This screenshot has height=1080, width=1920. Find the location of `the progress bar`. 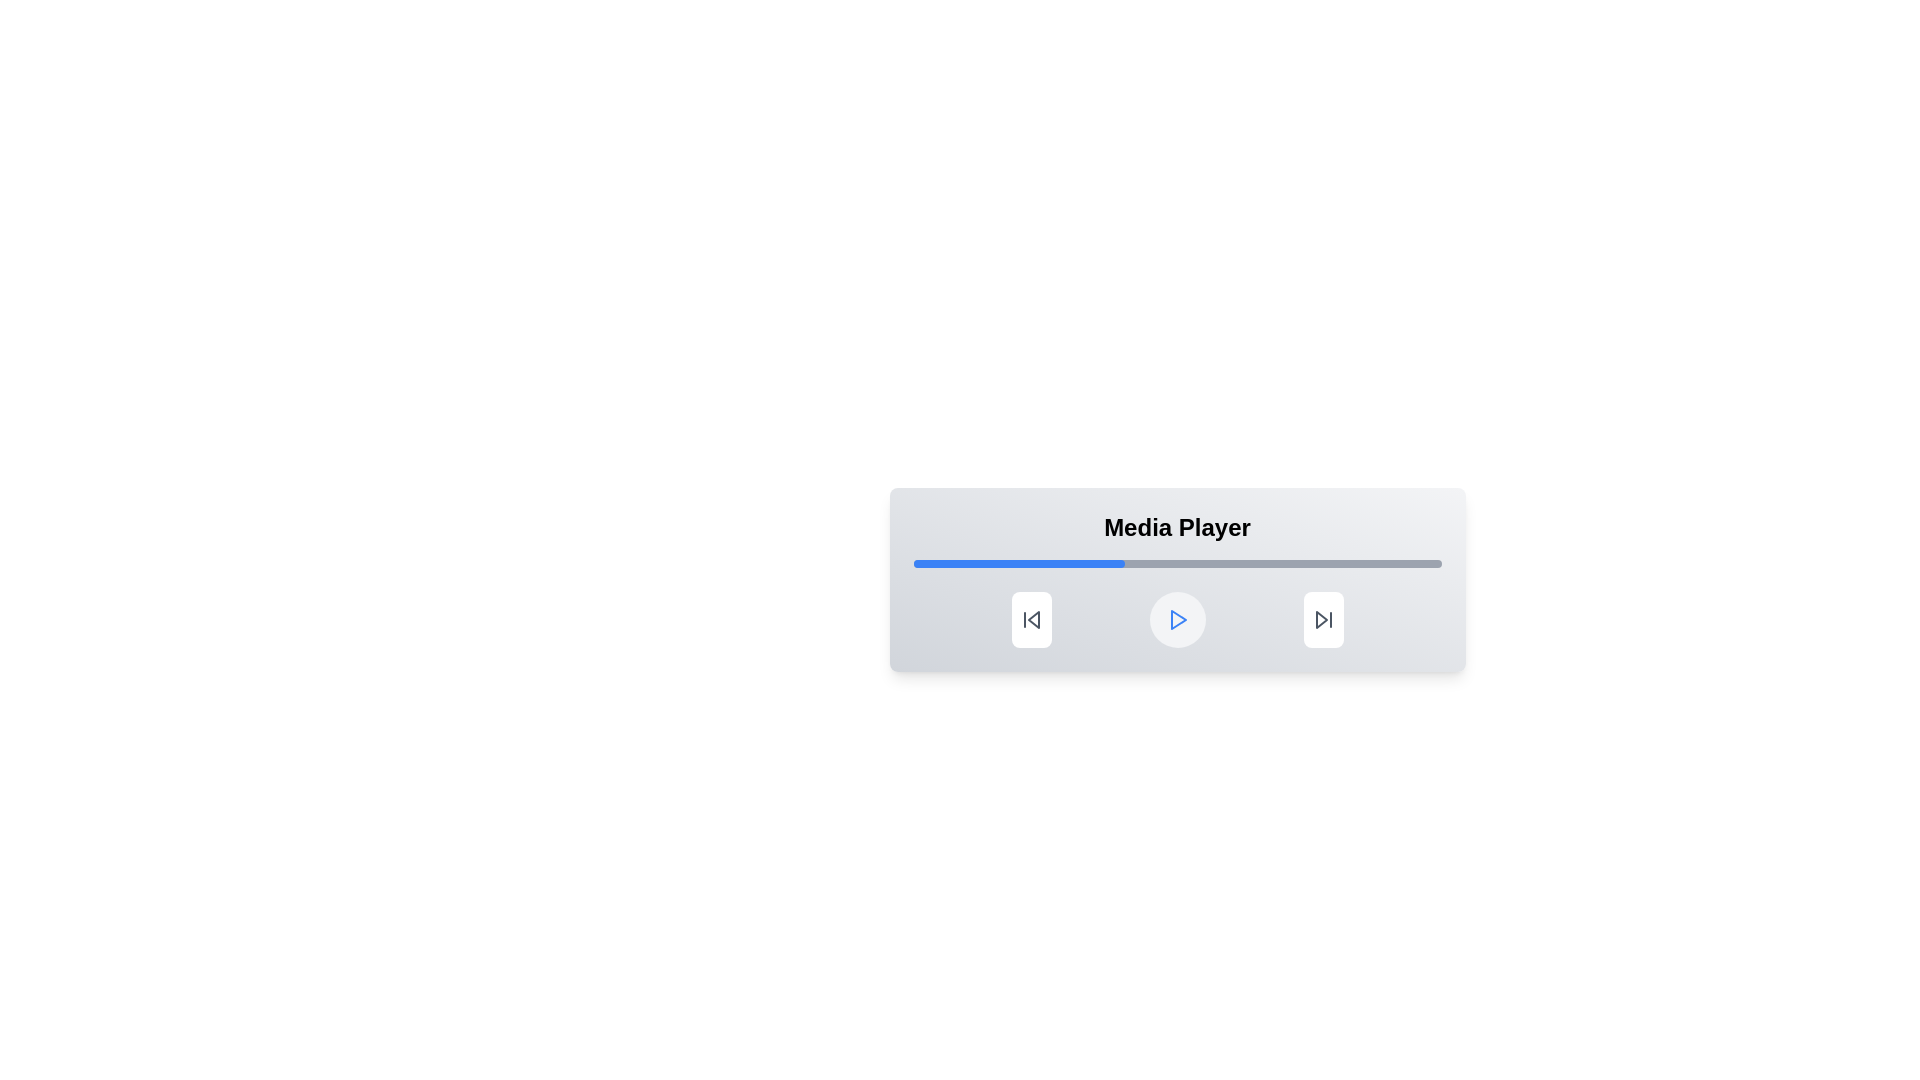

the progress bar is located at coordinates (1377, 563).